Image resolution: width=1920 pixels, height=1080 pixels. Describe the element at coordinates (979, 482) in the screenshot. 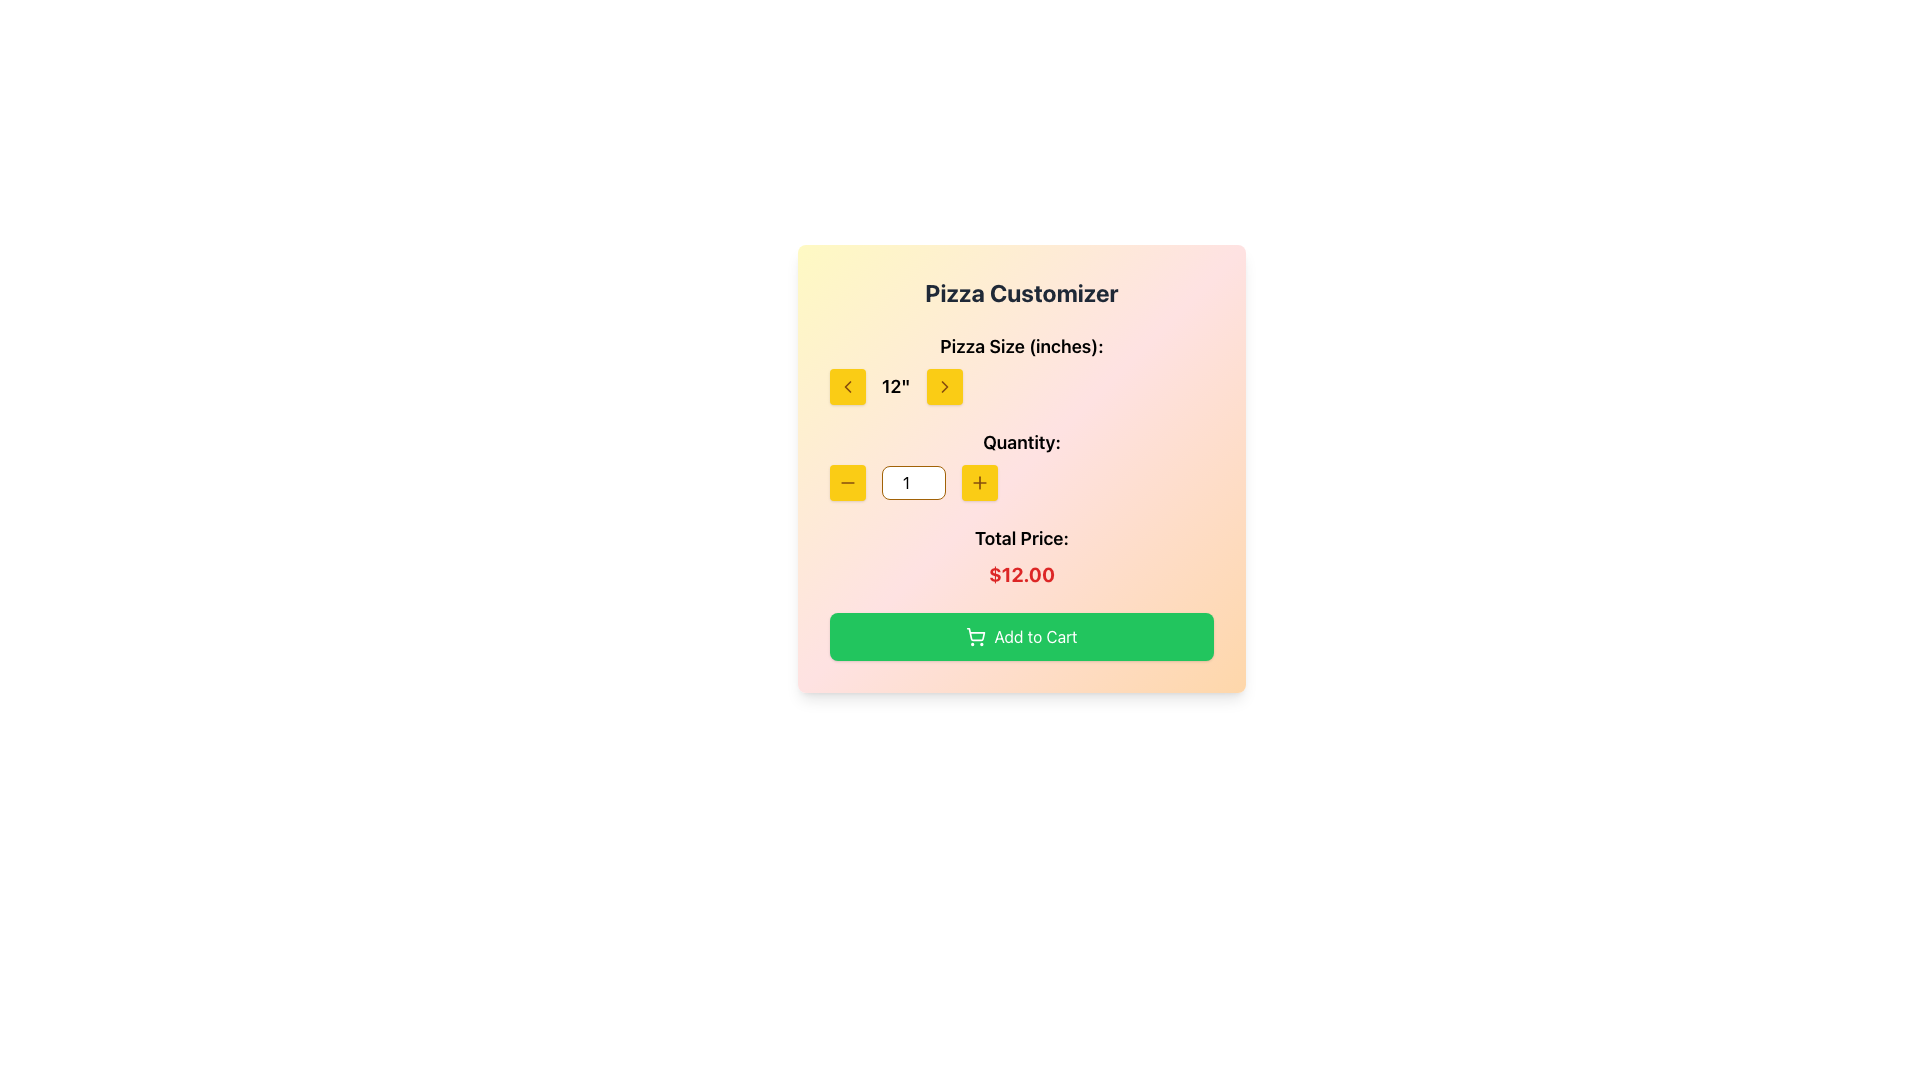

I see `the yellow square button with rounded corners that contains a plus symbol to increment the quantity` at that location.